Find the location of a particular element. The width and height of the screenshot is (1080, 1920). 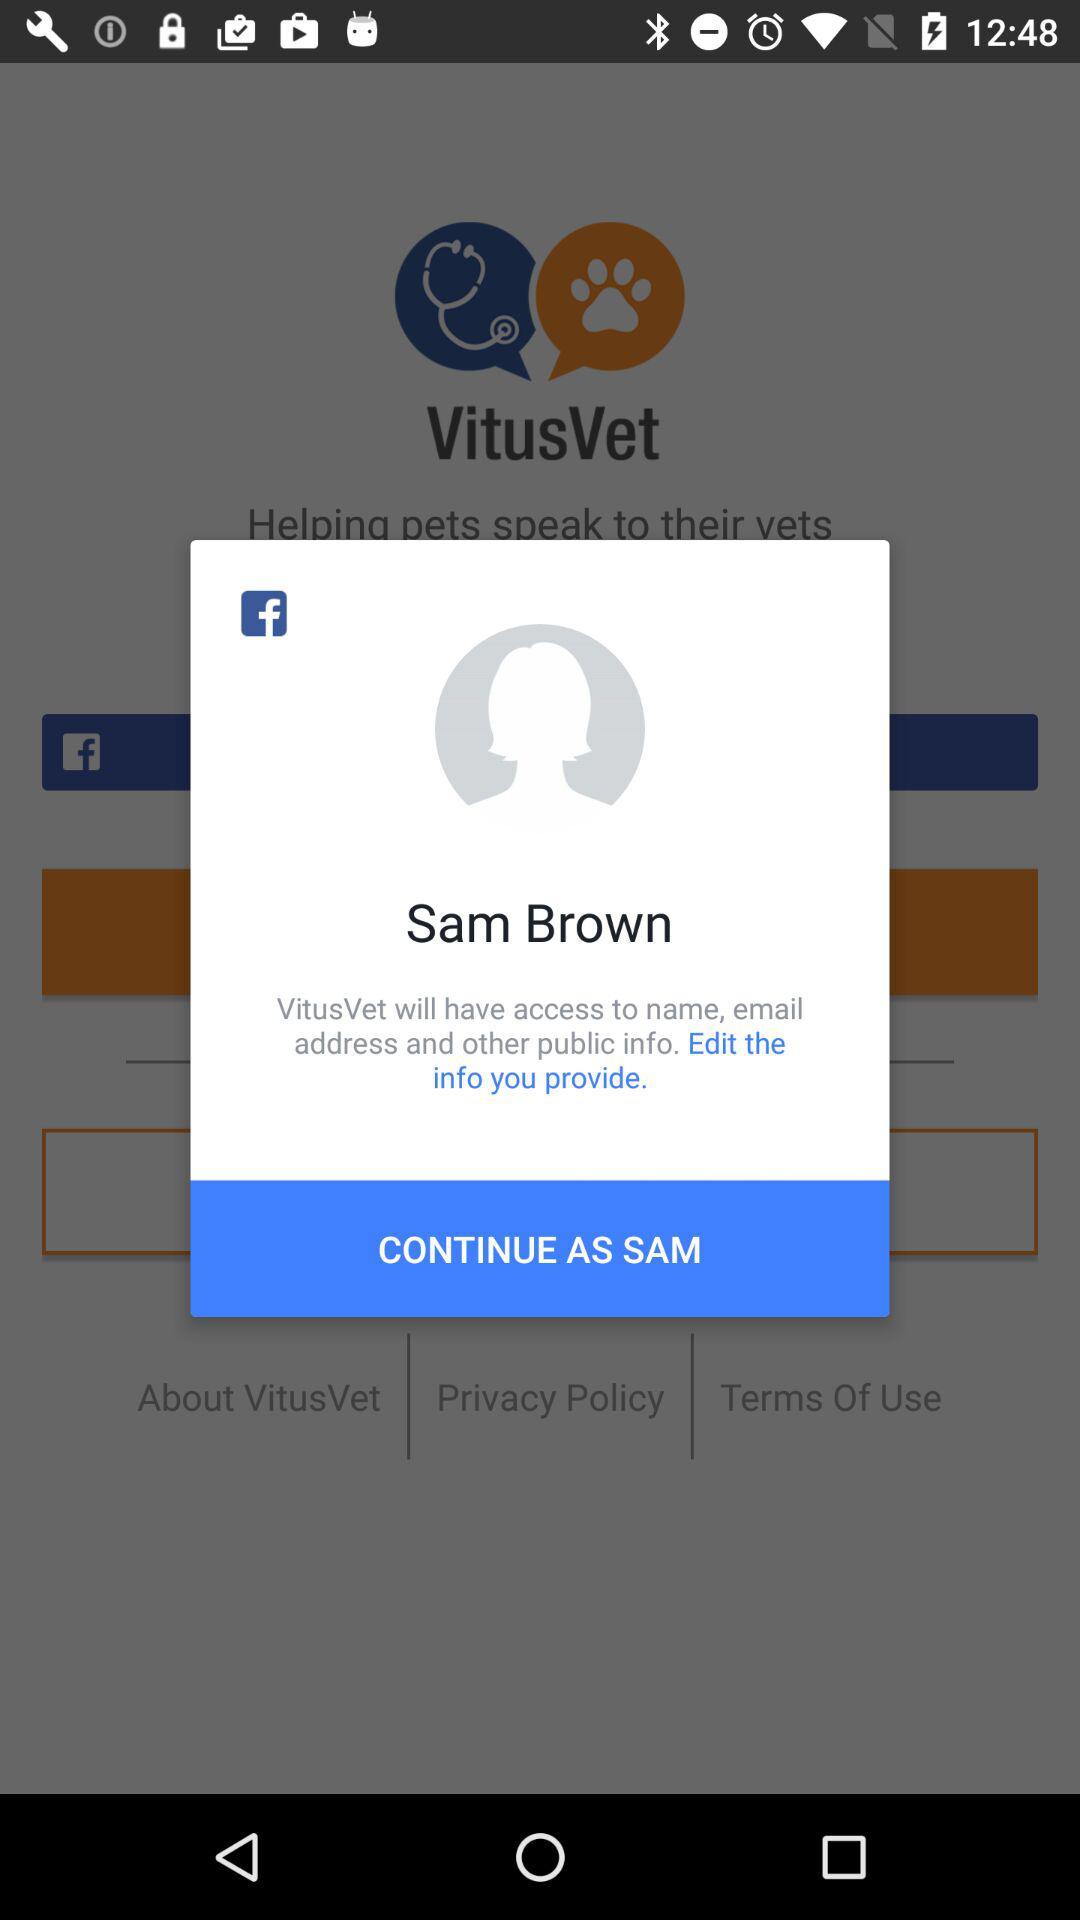

item below sam brown icon is located at coordinates (540, 1041).